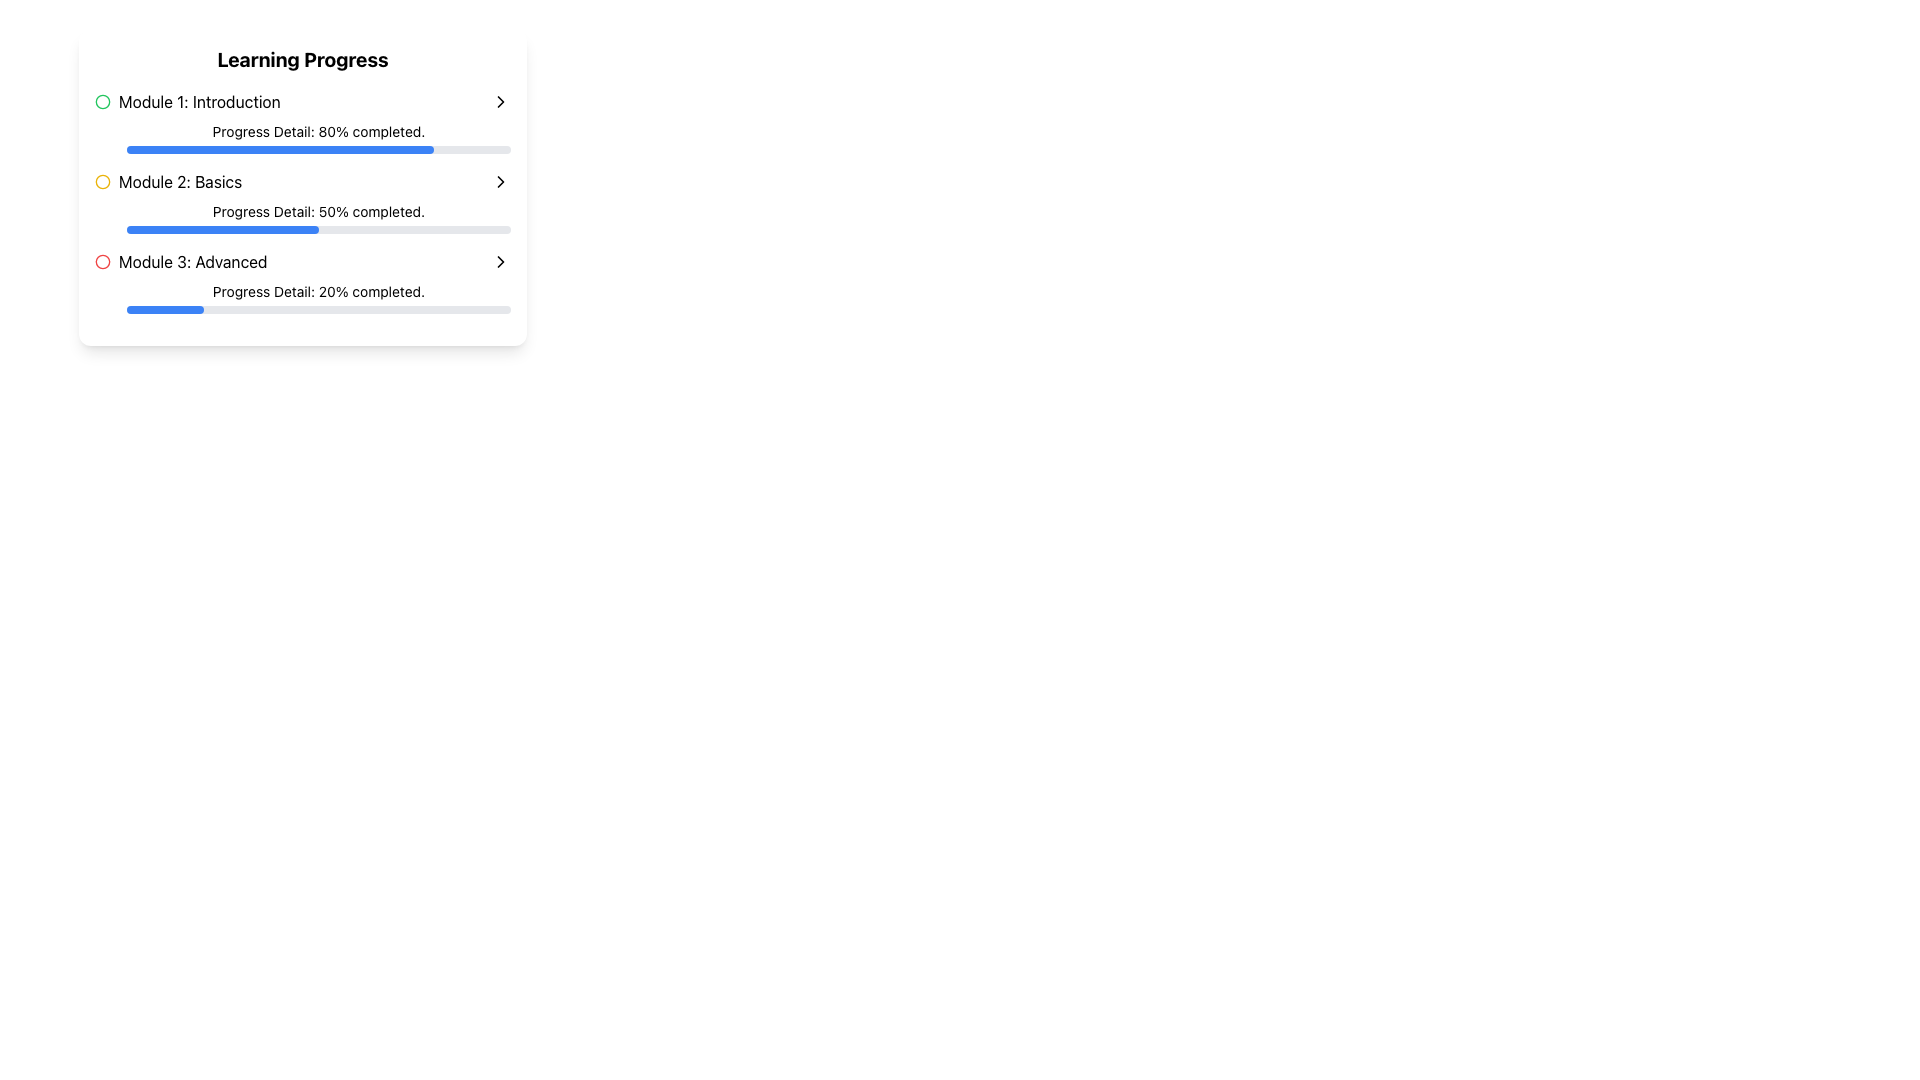 Image resolution: width=1920 pixels, height=1080 pixels. Describe the element at coordinates (317, 229) in the screenshot. I see `the Progress bar located below the text 'Progress Detail: 50% completed.' in 'Module 2: Basics'` at that location.